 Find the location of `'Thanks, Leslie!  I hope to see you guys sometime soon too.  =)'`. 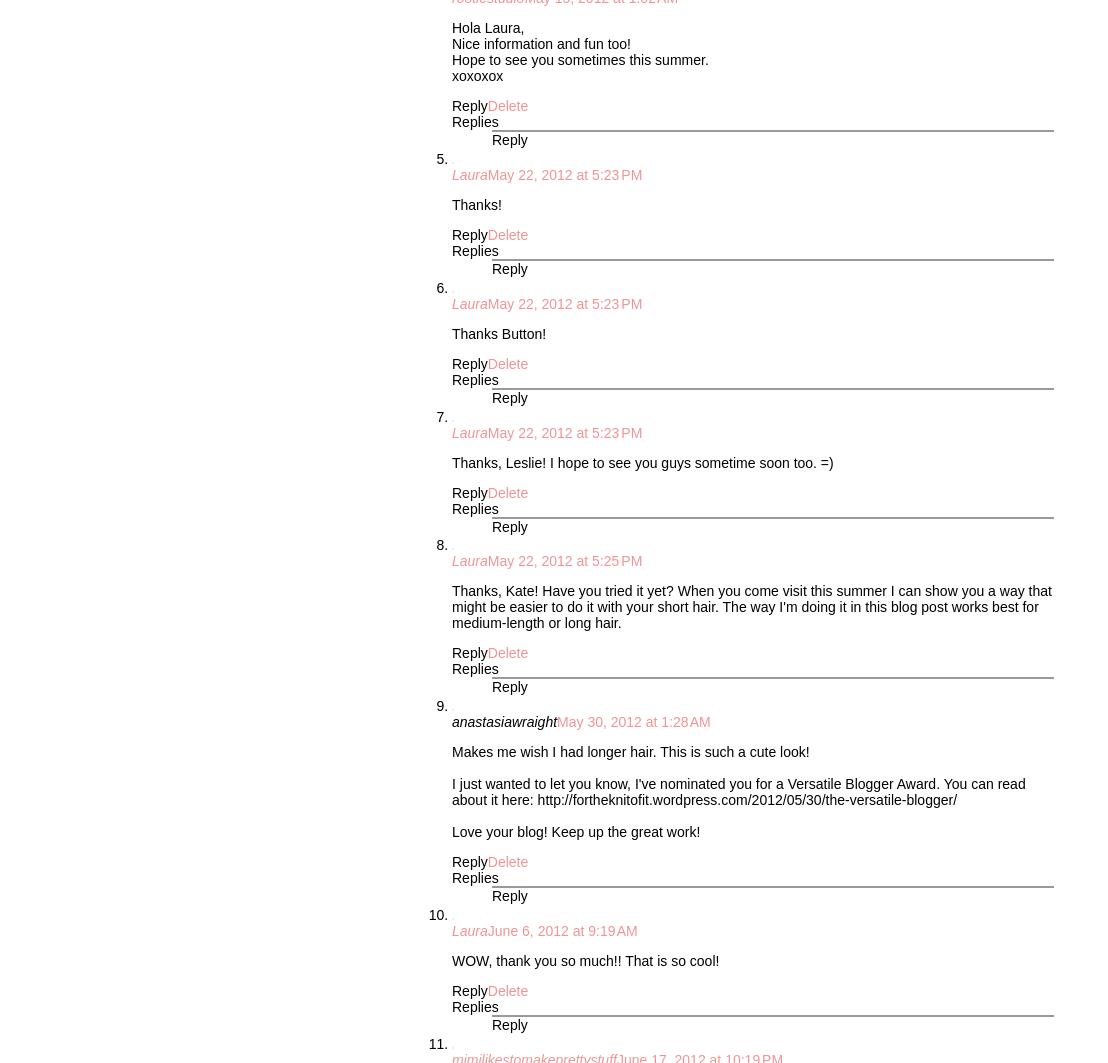

'Thanks, Leslie!  I hope to see you guys sometime soon too.  =)' is located at coordinates (641, 461).